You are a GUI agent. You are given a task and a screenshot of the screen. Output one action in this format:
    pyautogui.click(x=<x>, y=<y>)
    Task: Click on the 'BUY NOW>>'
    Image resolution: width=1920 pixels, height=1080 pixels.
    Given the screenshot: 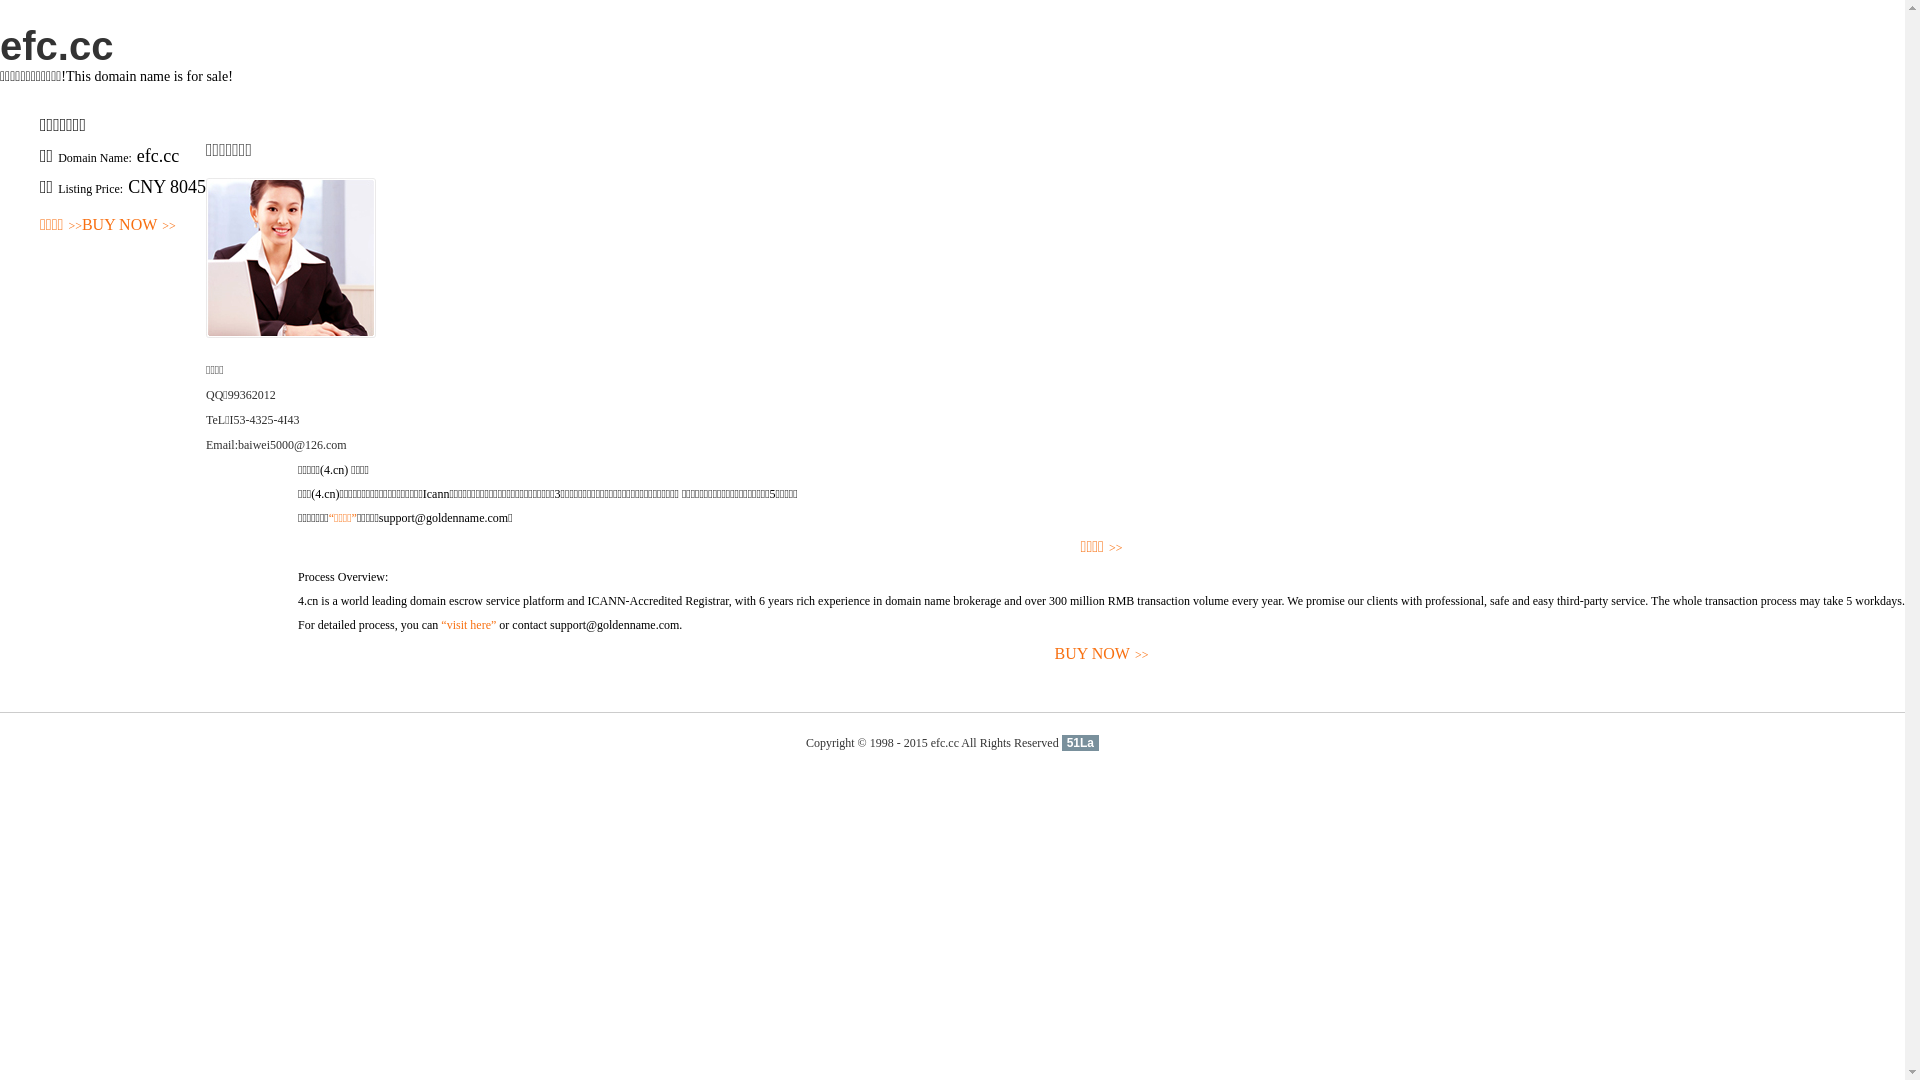 What is the action you would take?
    pyautogui.click(x=128, y=225)
    